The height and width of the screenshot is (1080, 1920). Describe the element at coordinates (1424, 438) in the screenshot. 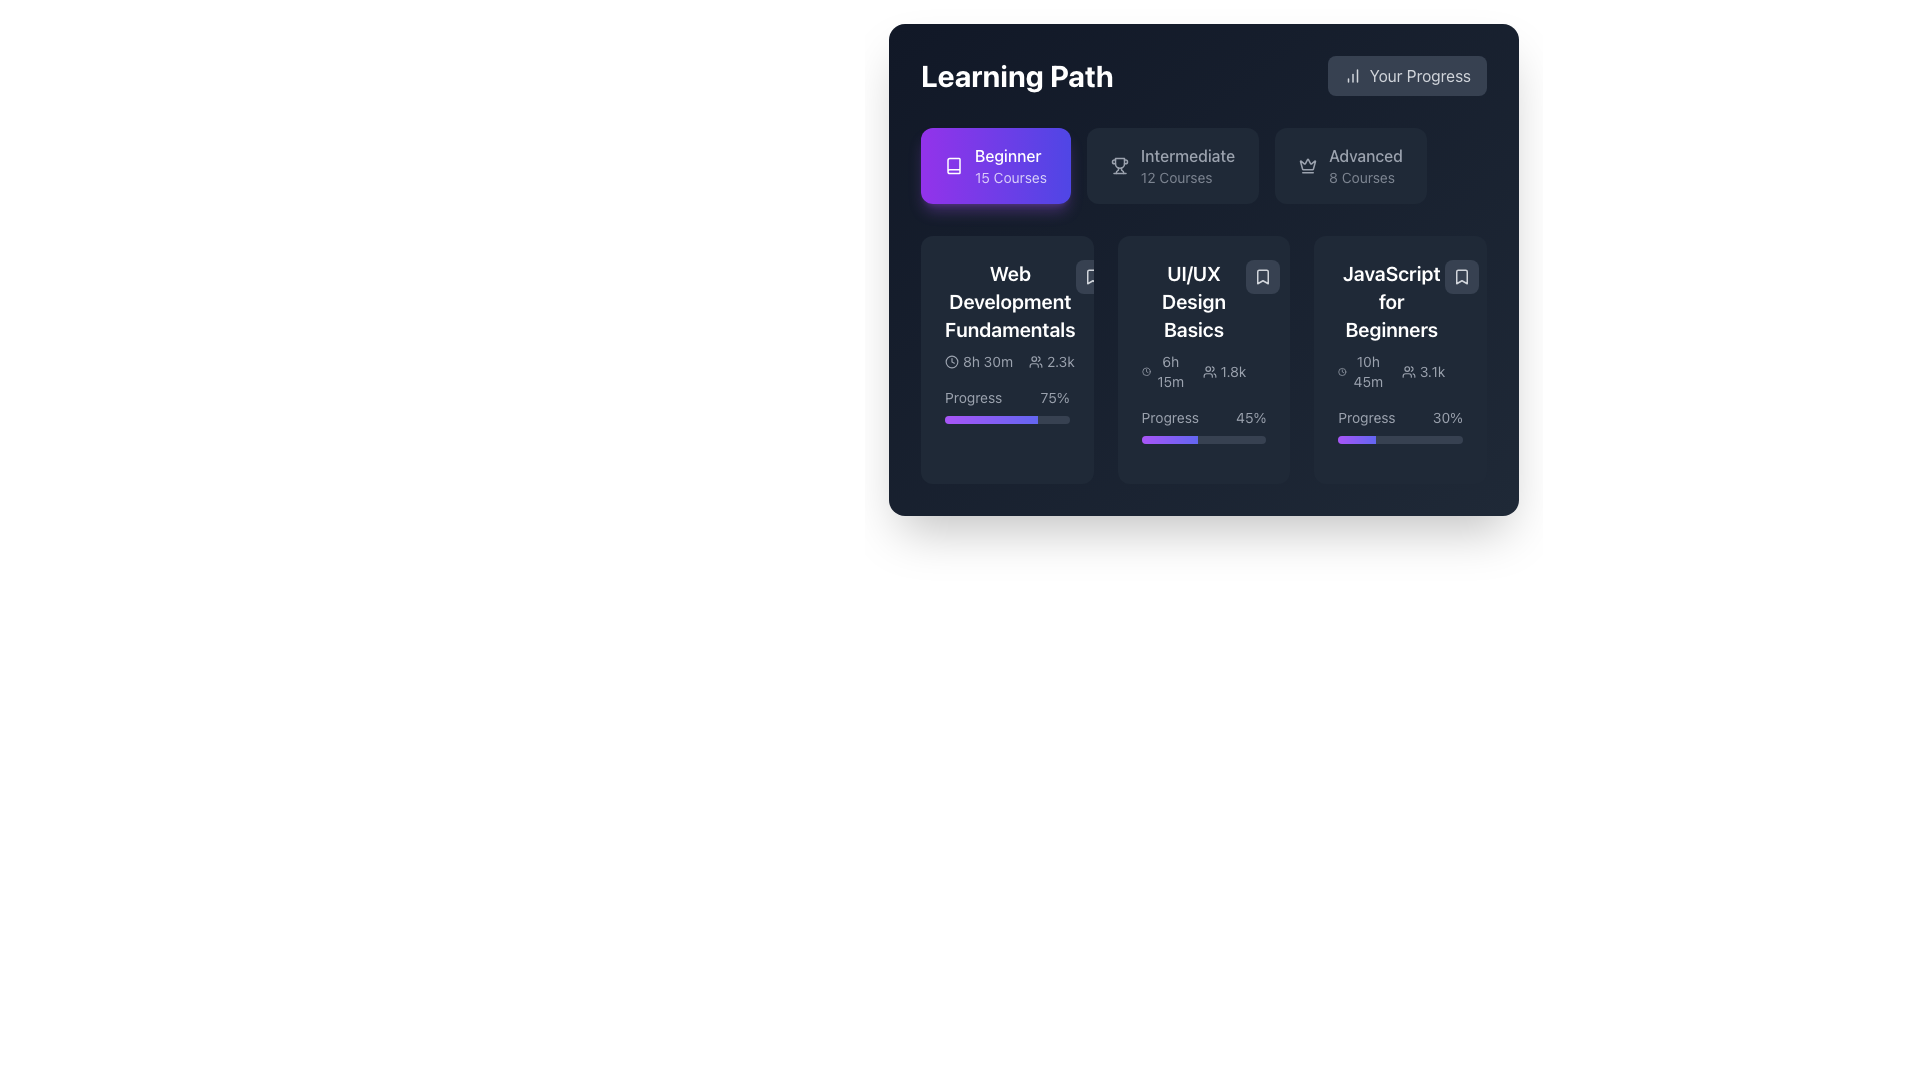

I see `the progress value` at that location.